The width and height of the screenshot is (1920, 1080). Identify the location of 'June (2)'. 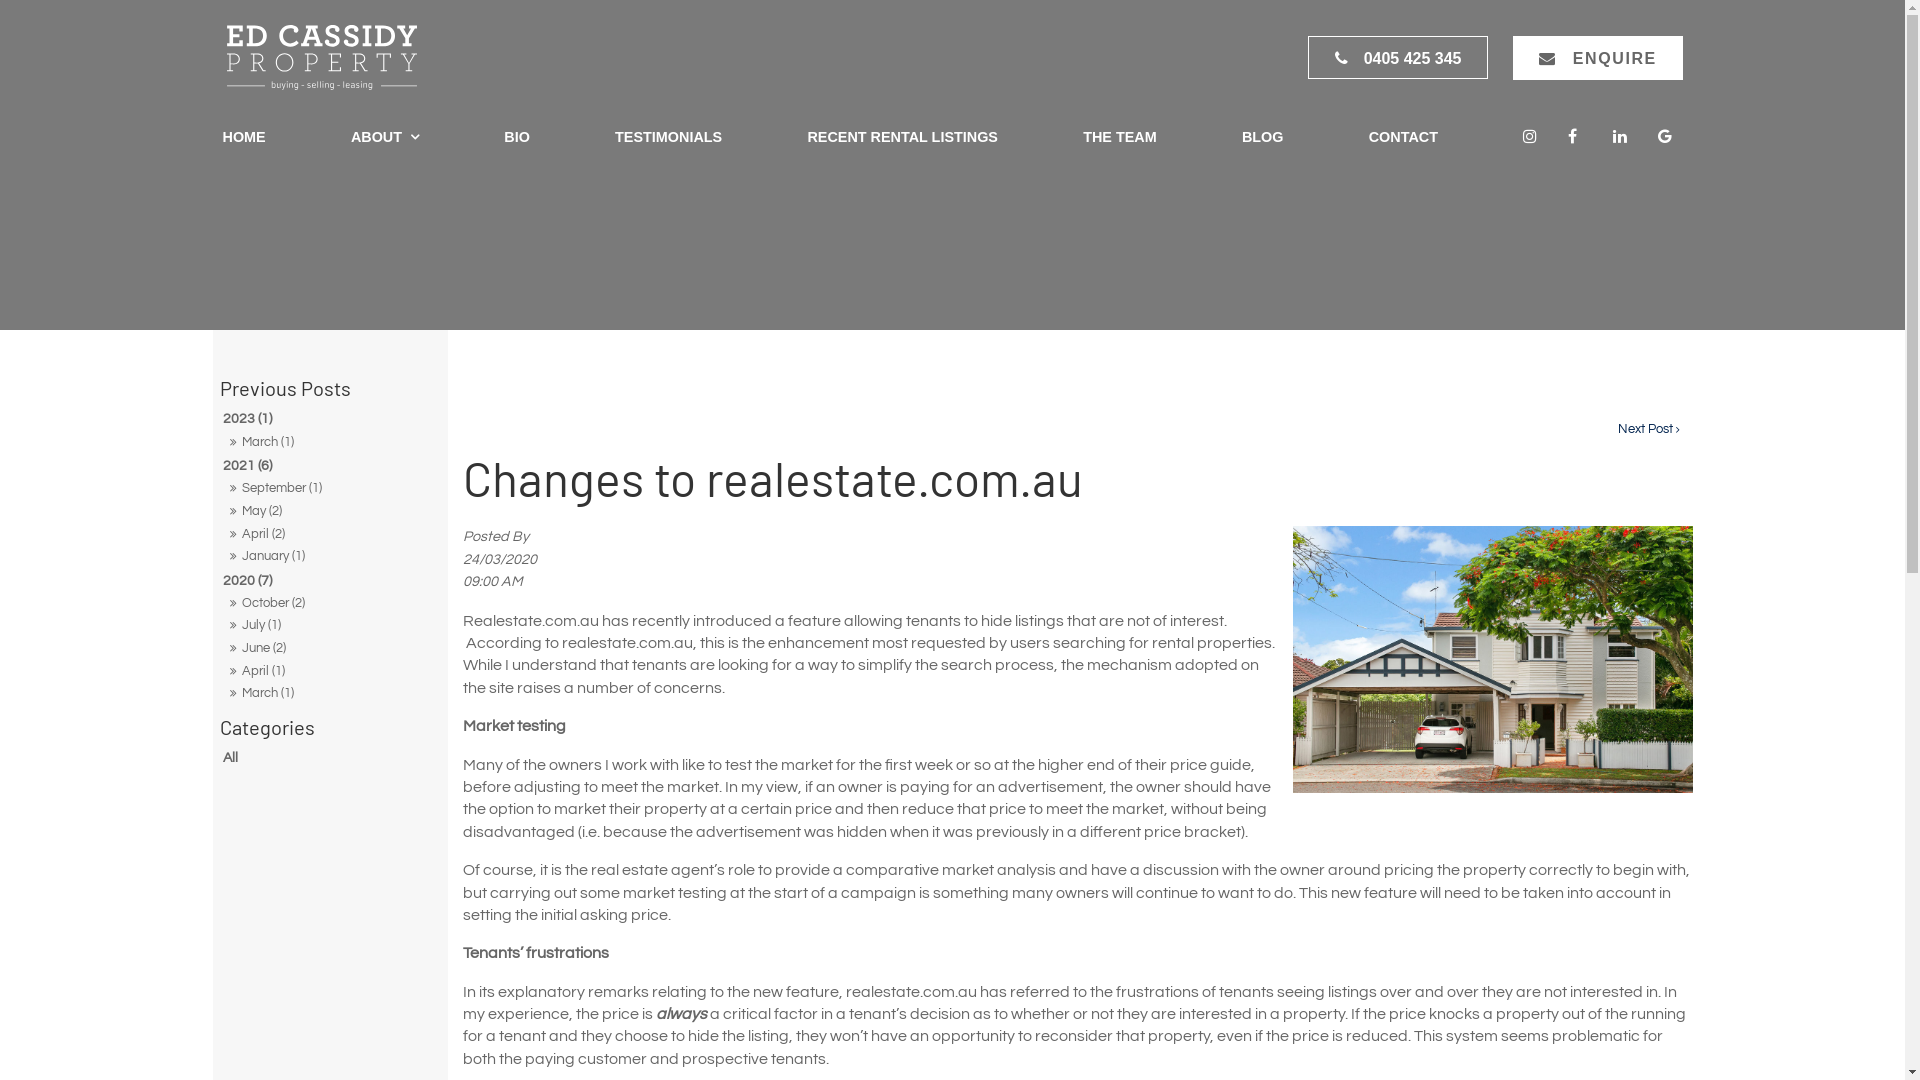
(330, 648).